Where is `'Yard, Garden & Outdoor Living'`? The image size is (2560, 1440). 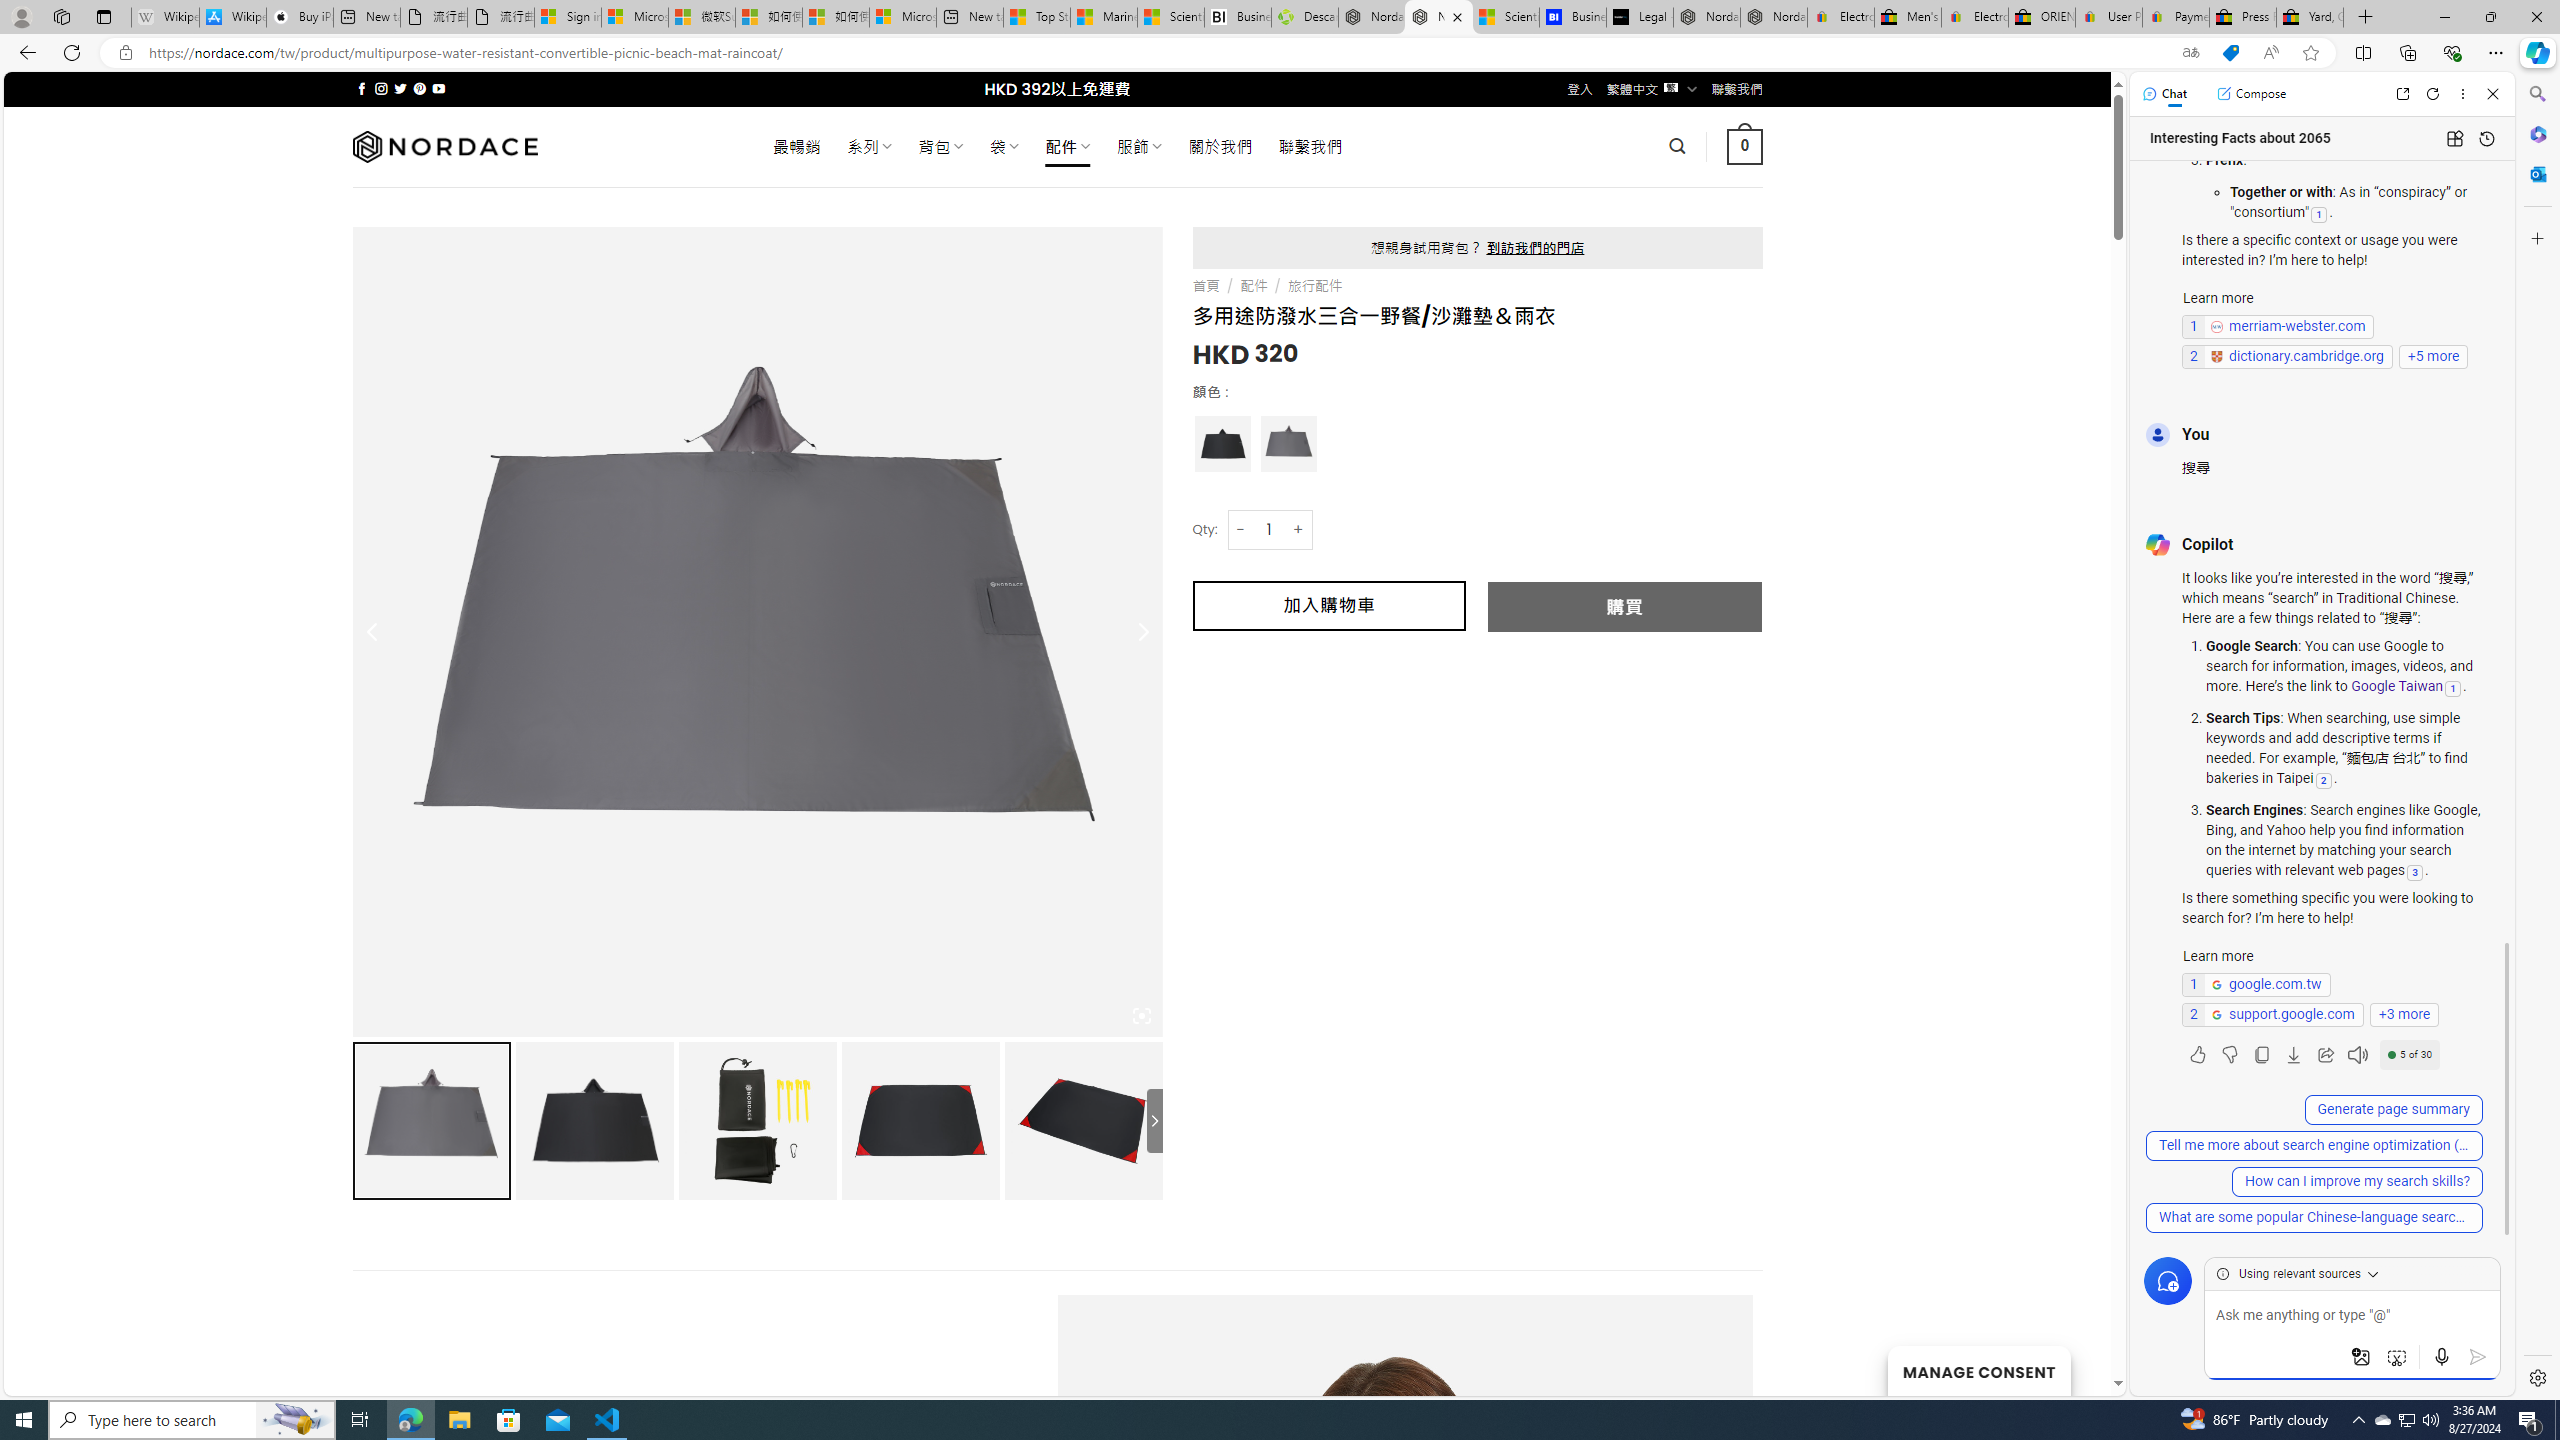 'Yard, Garden & Outdoor Living' is located at coordinates (2310, 16).